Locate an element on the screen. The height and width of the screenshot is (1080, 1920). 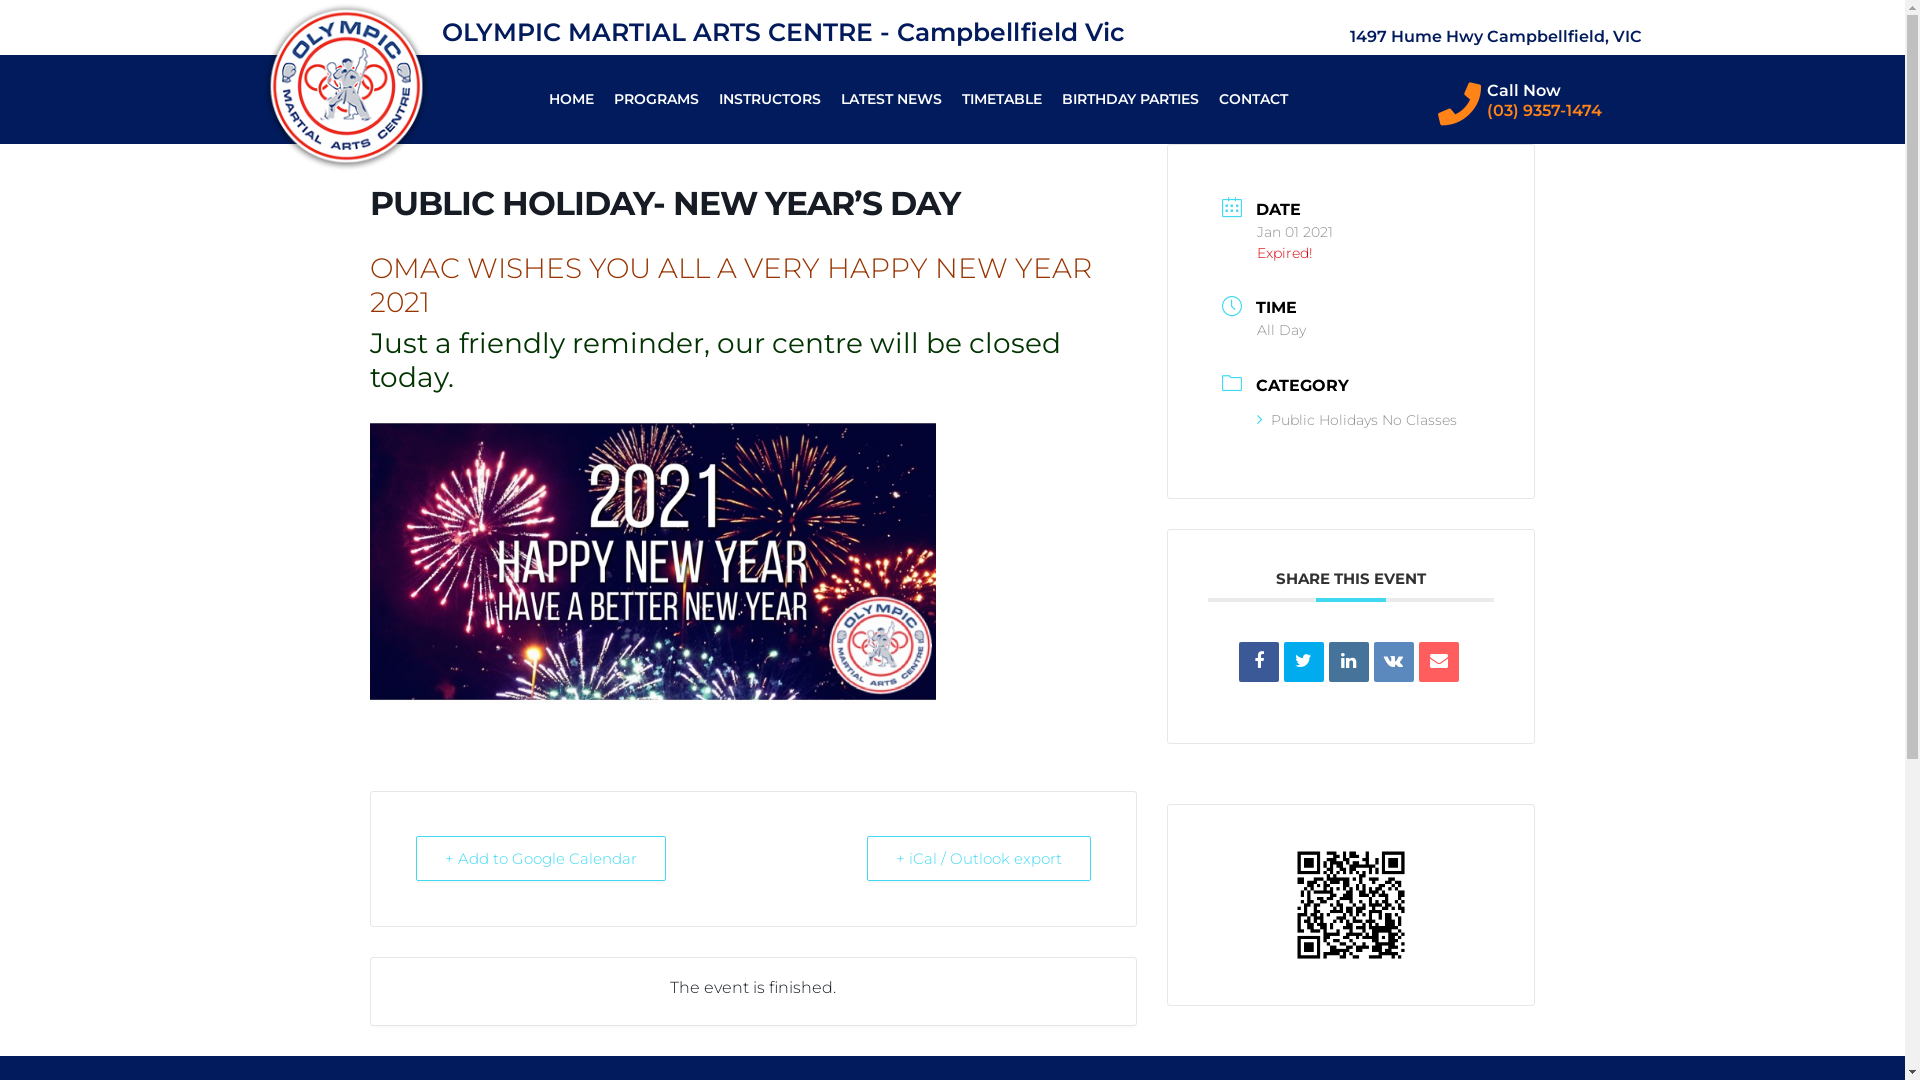
'INSTRUCTORS' is located at coordinates (709, 99).